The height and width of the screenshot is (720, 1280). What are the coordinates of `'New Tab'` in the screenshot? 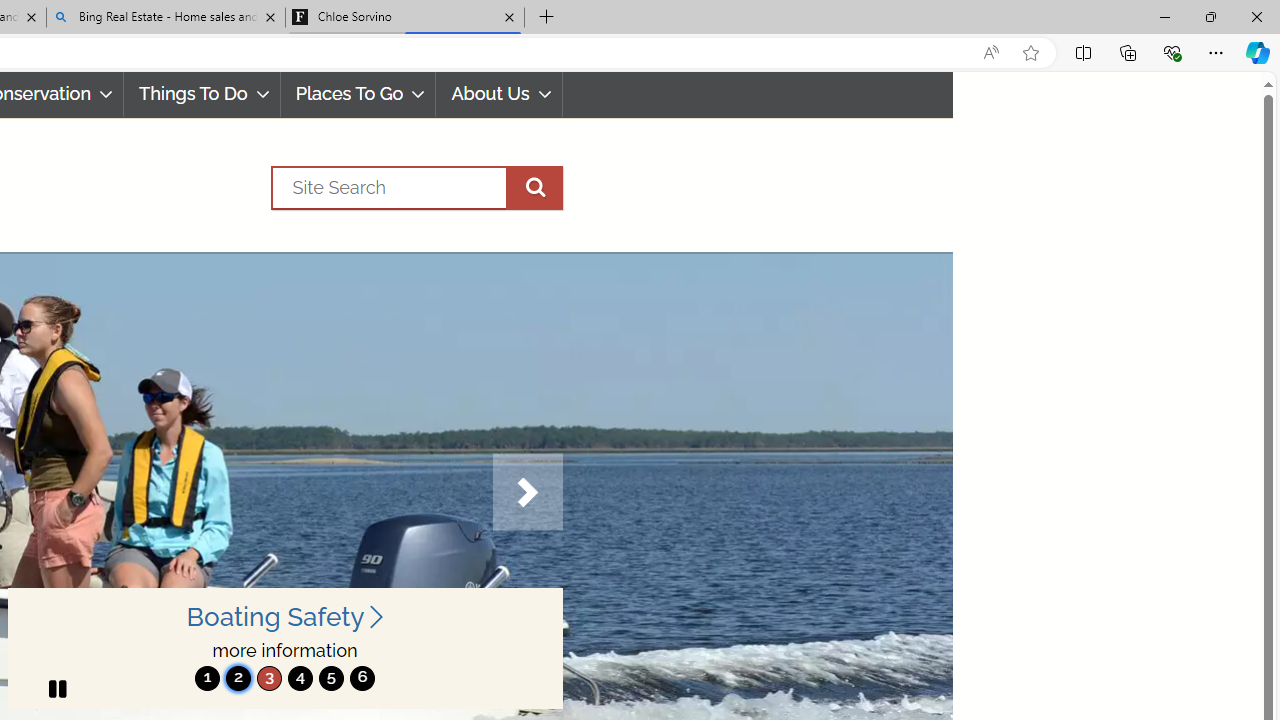 It's located at (546, 17).